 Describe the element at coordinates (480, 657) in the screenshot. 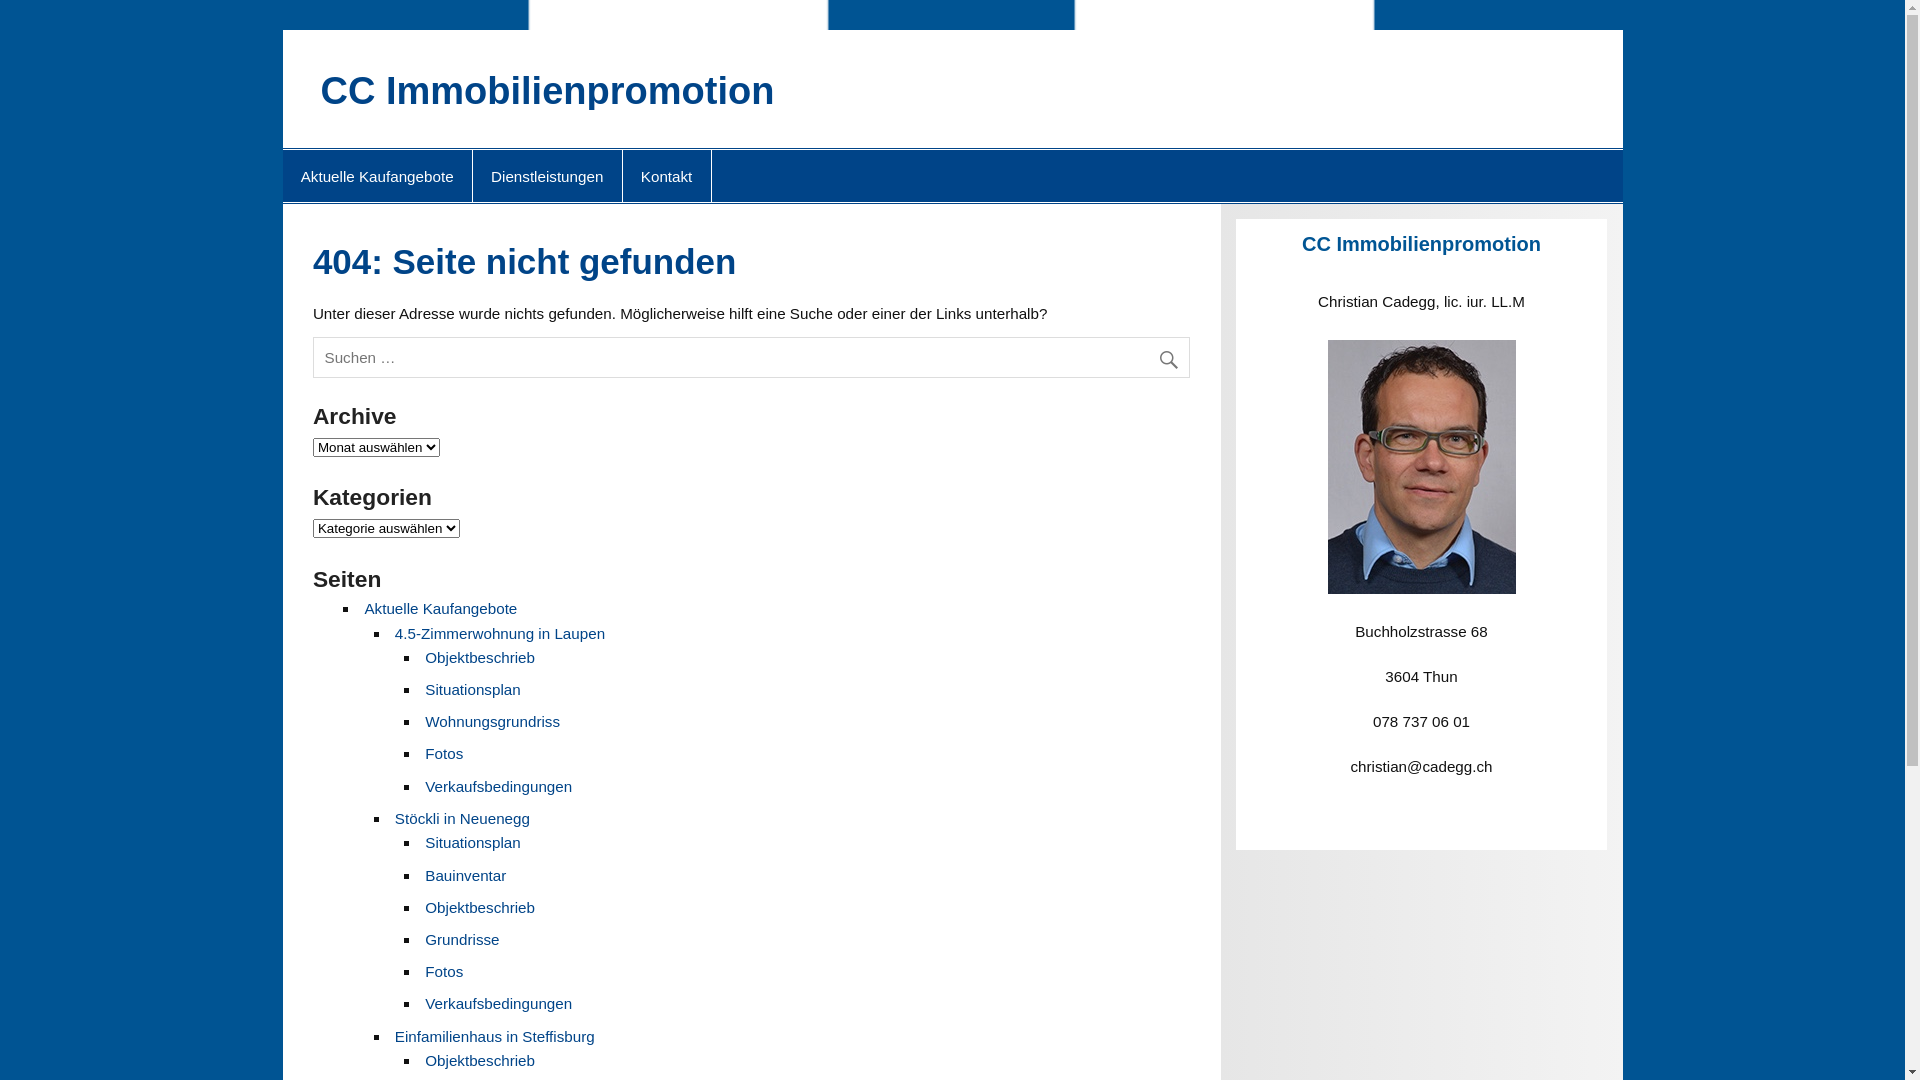

I see `'Objektbeschrieb'` at that location.